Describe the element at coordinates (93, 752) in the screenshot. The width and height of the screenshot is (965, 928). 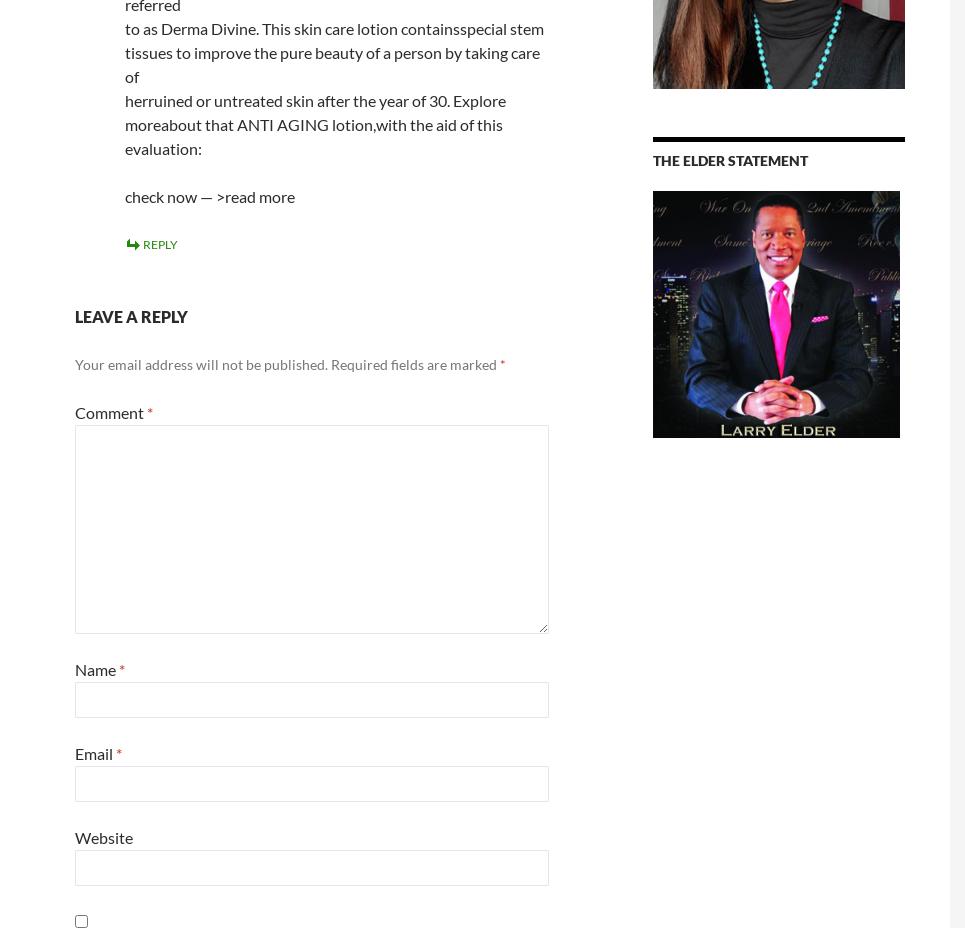
I see `'Email'` at that location.